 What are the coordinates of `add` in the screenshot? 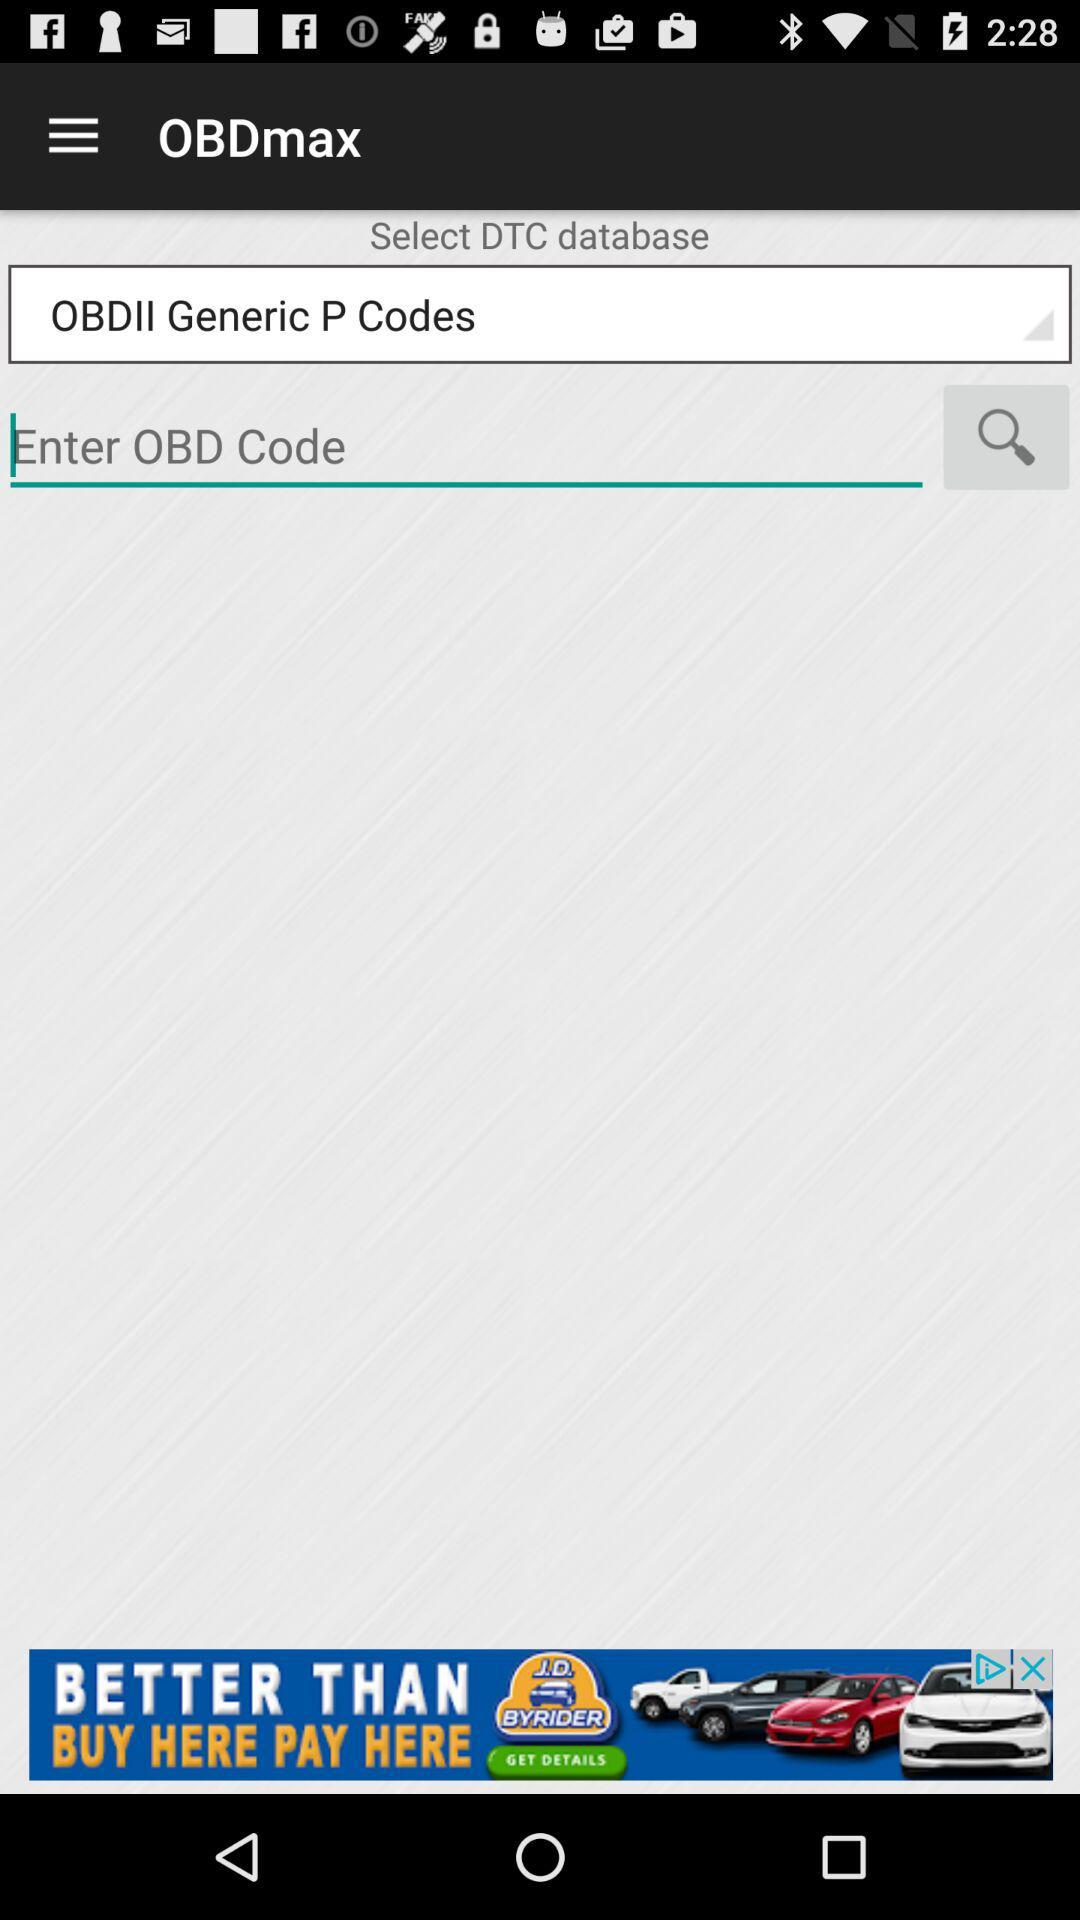 It's located at (540, 1713).